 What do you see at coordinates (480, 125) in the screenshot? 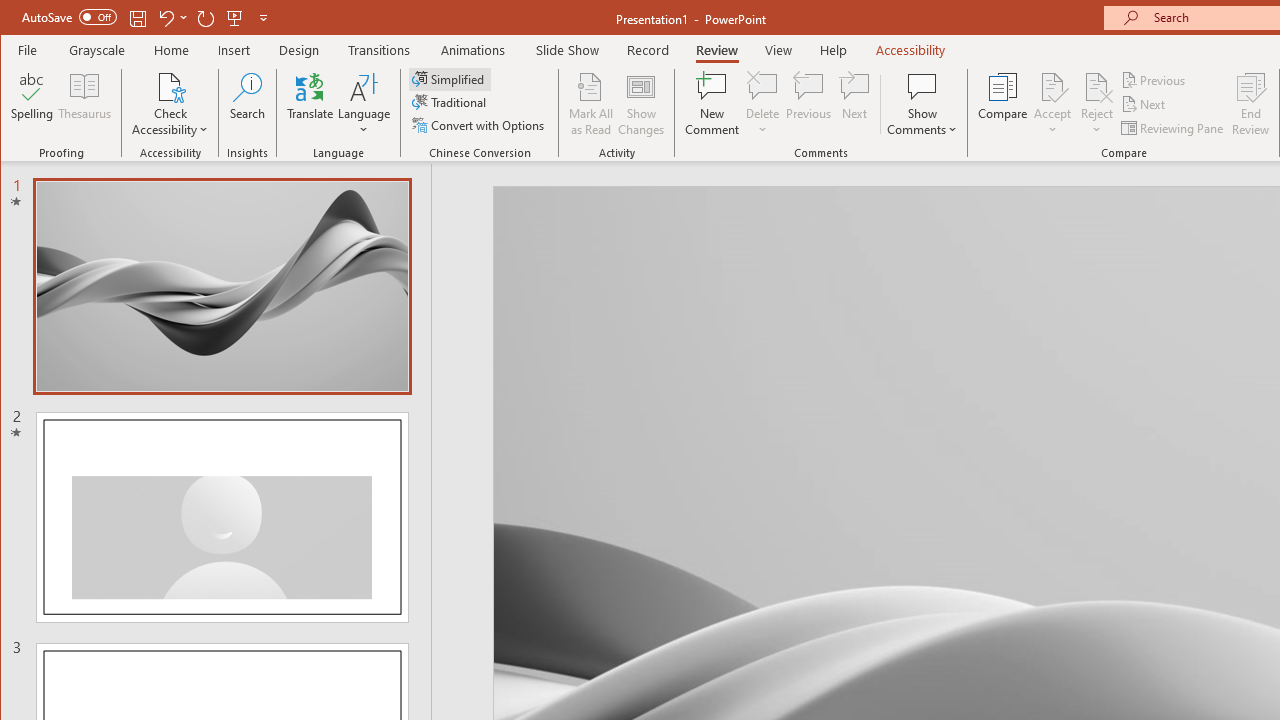
I see `'Convert with Options...'` at bounding box center [480, 125].